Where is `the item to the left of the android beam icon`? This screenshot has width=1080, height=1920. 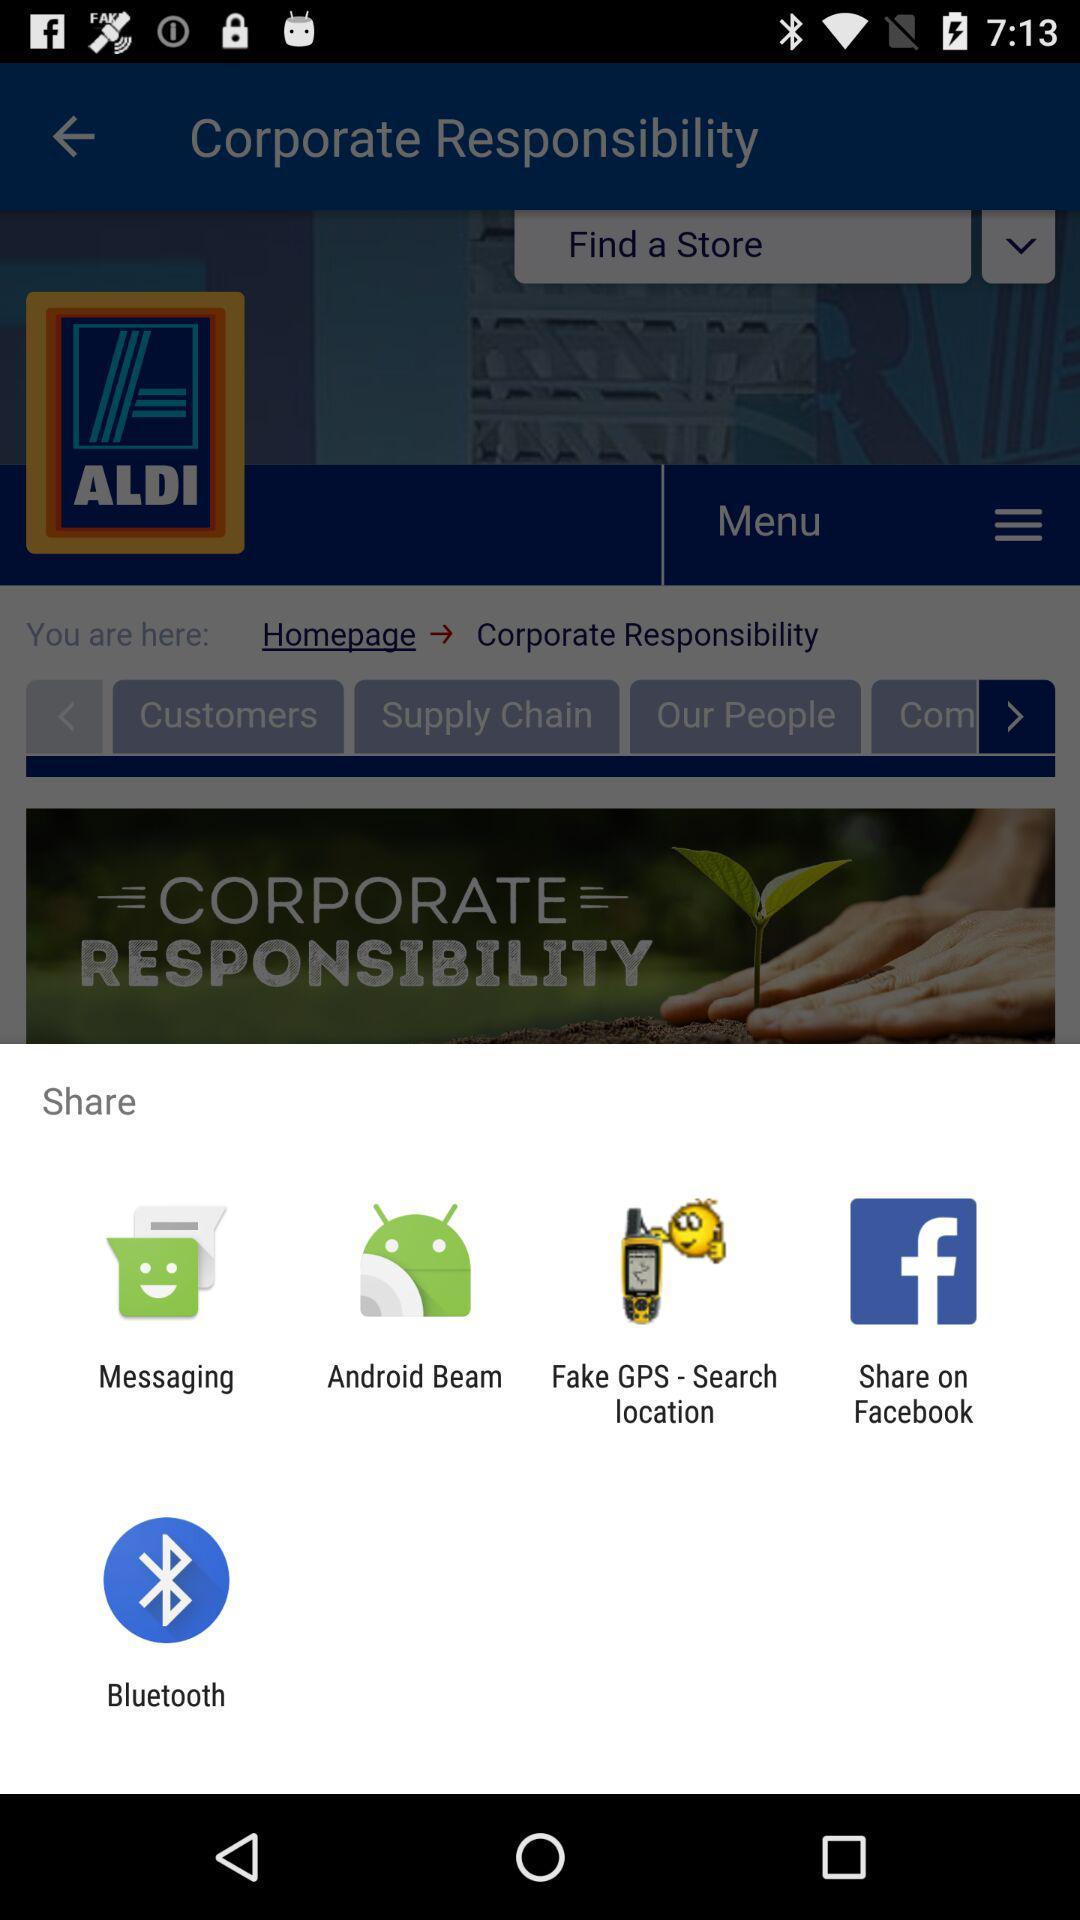
the item to the left of the android beam icon is located at coordinates (165, 1392).